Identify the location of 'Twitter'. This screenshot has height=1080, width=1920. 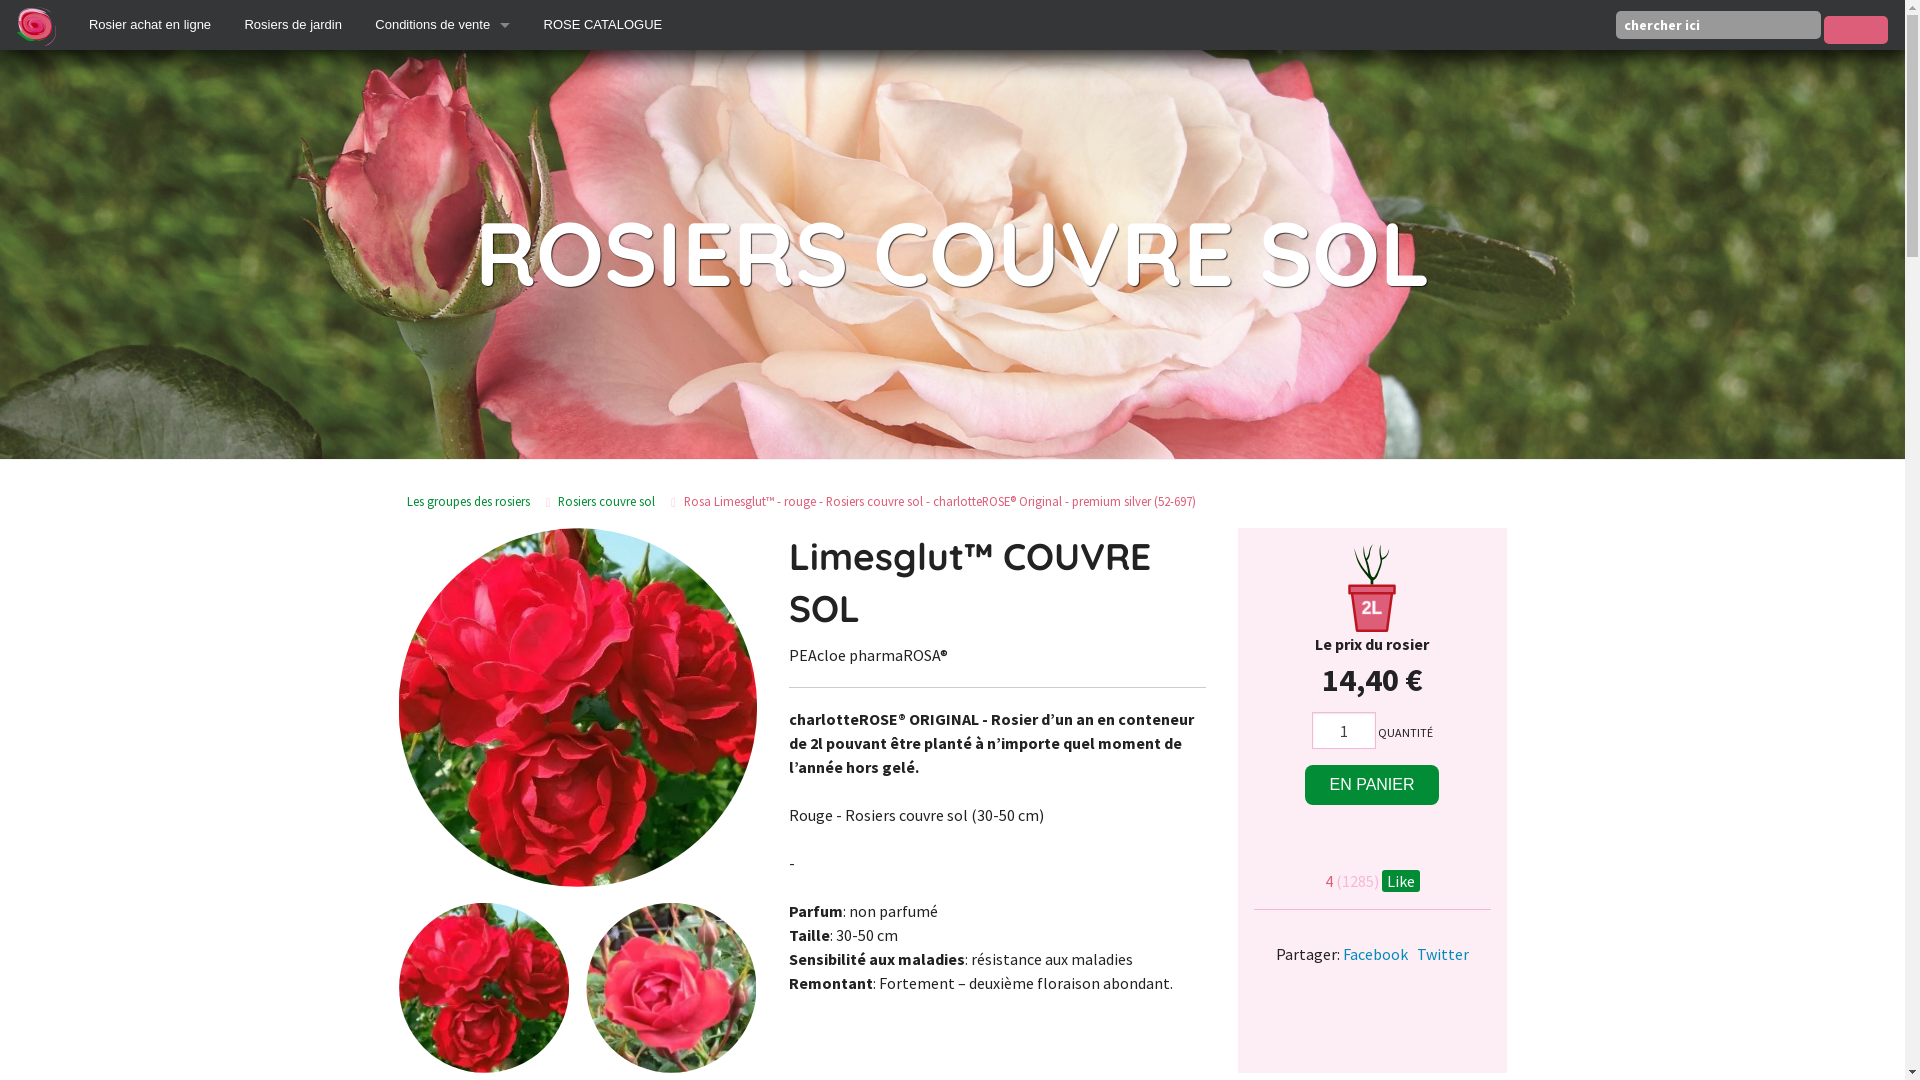
(1441, 952).